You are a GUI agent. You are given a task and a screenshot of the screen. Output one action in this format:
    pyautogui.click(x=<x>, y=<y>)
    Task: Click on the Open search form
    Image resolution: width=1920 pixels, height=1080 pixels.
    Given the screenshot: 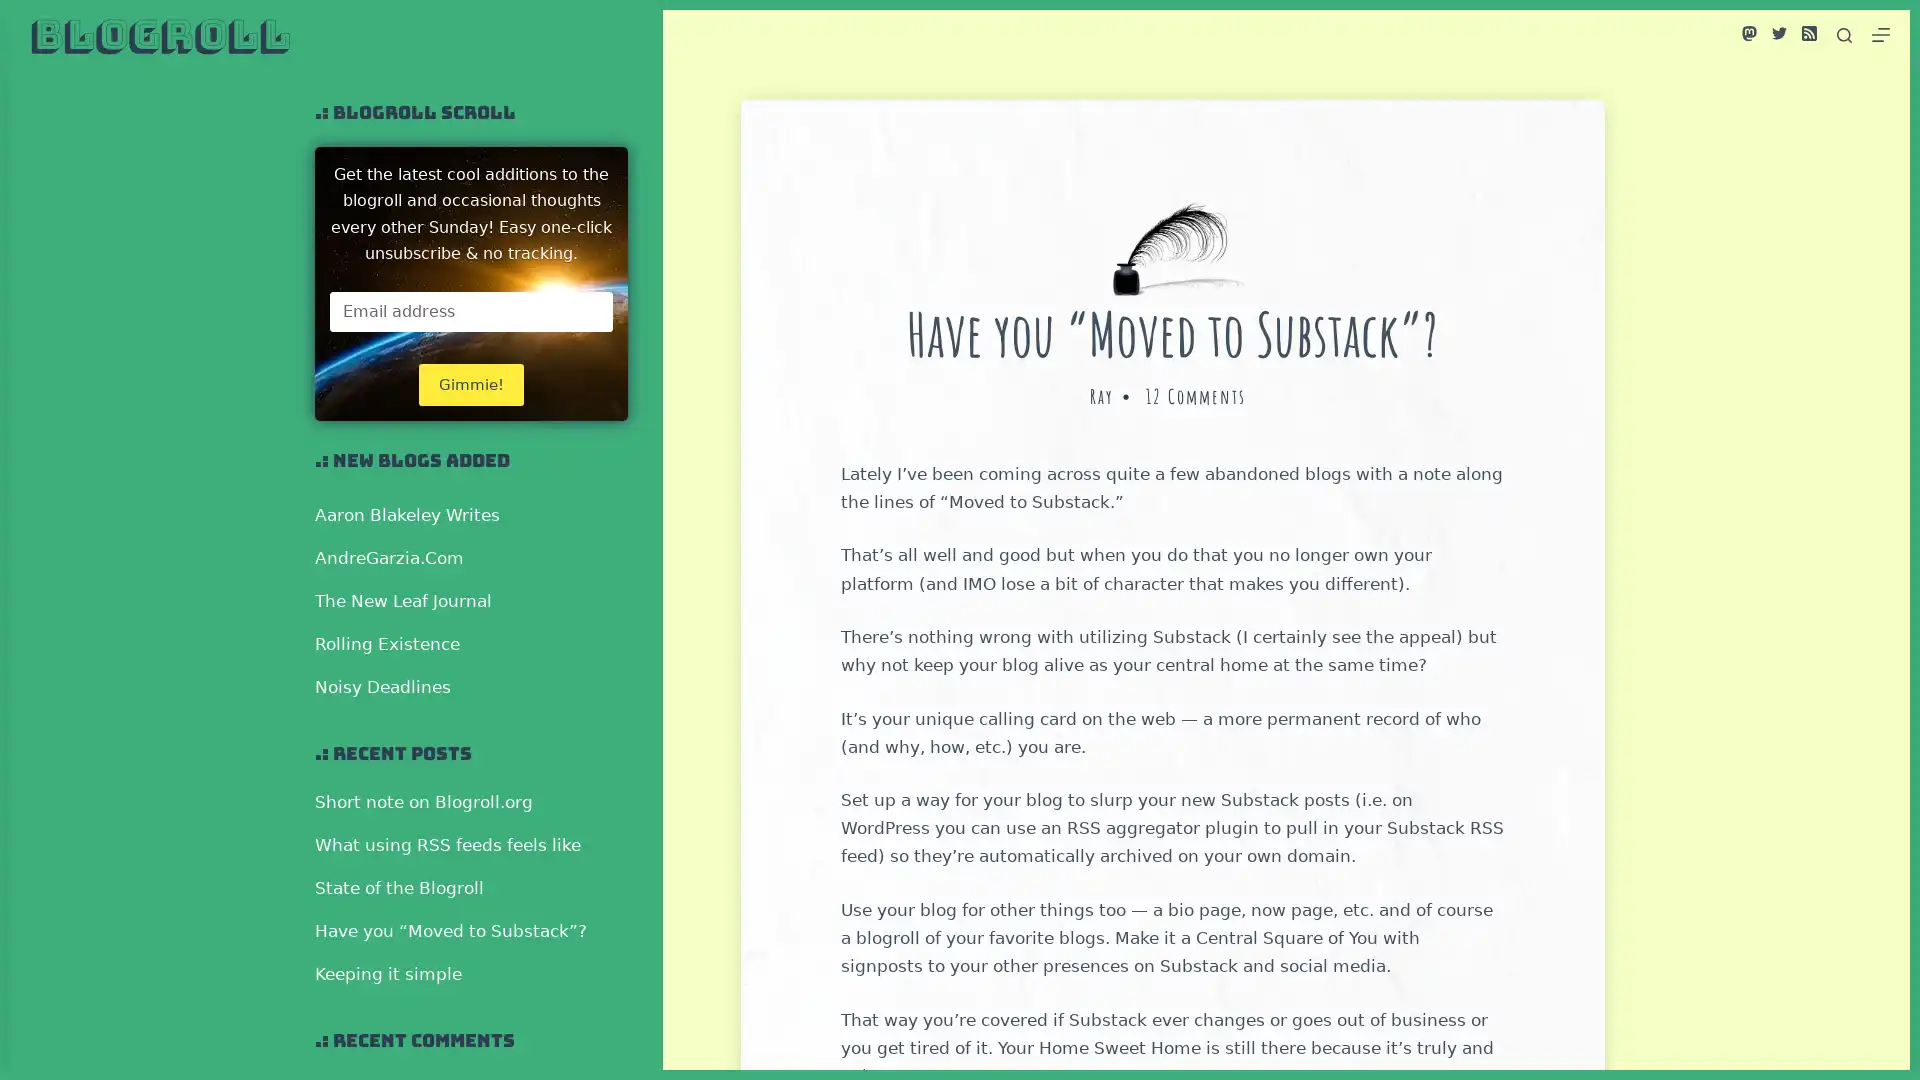 What is the action you would take?
    pyautogui.click(x=1843, y=34)
    